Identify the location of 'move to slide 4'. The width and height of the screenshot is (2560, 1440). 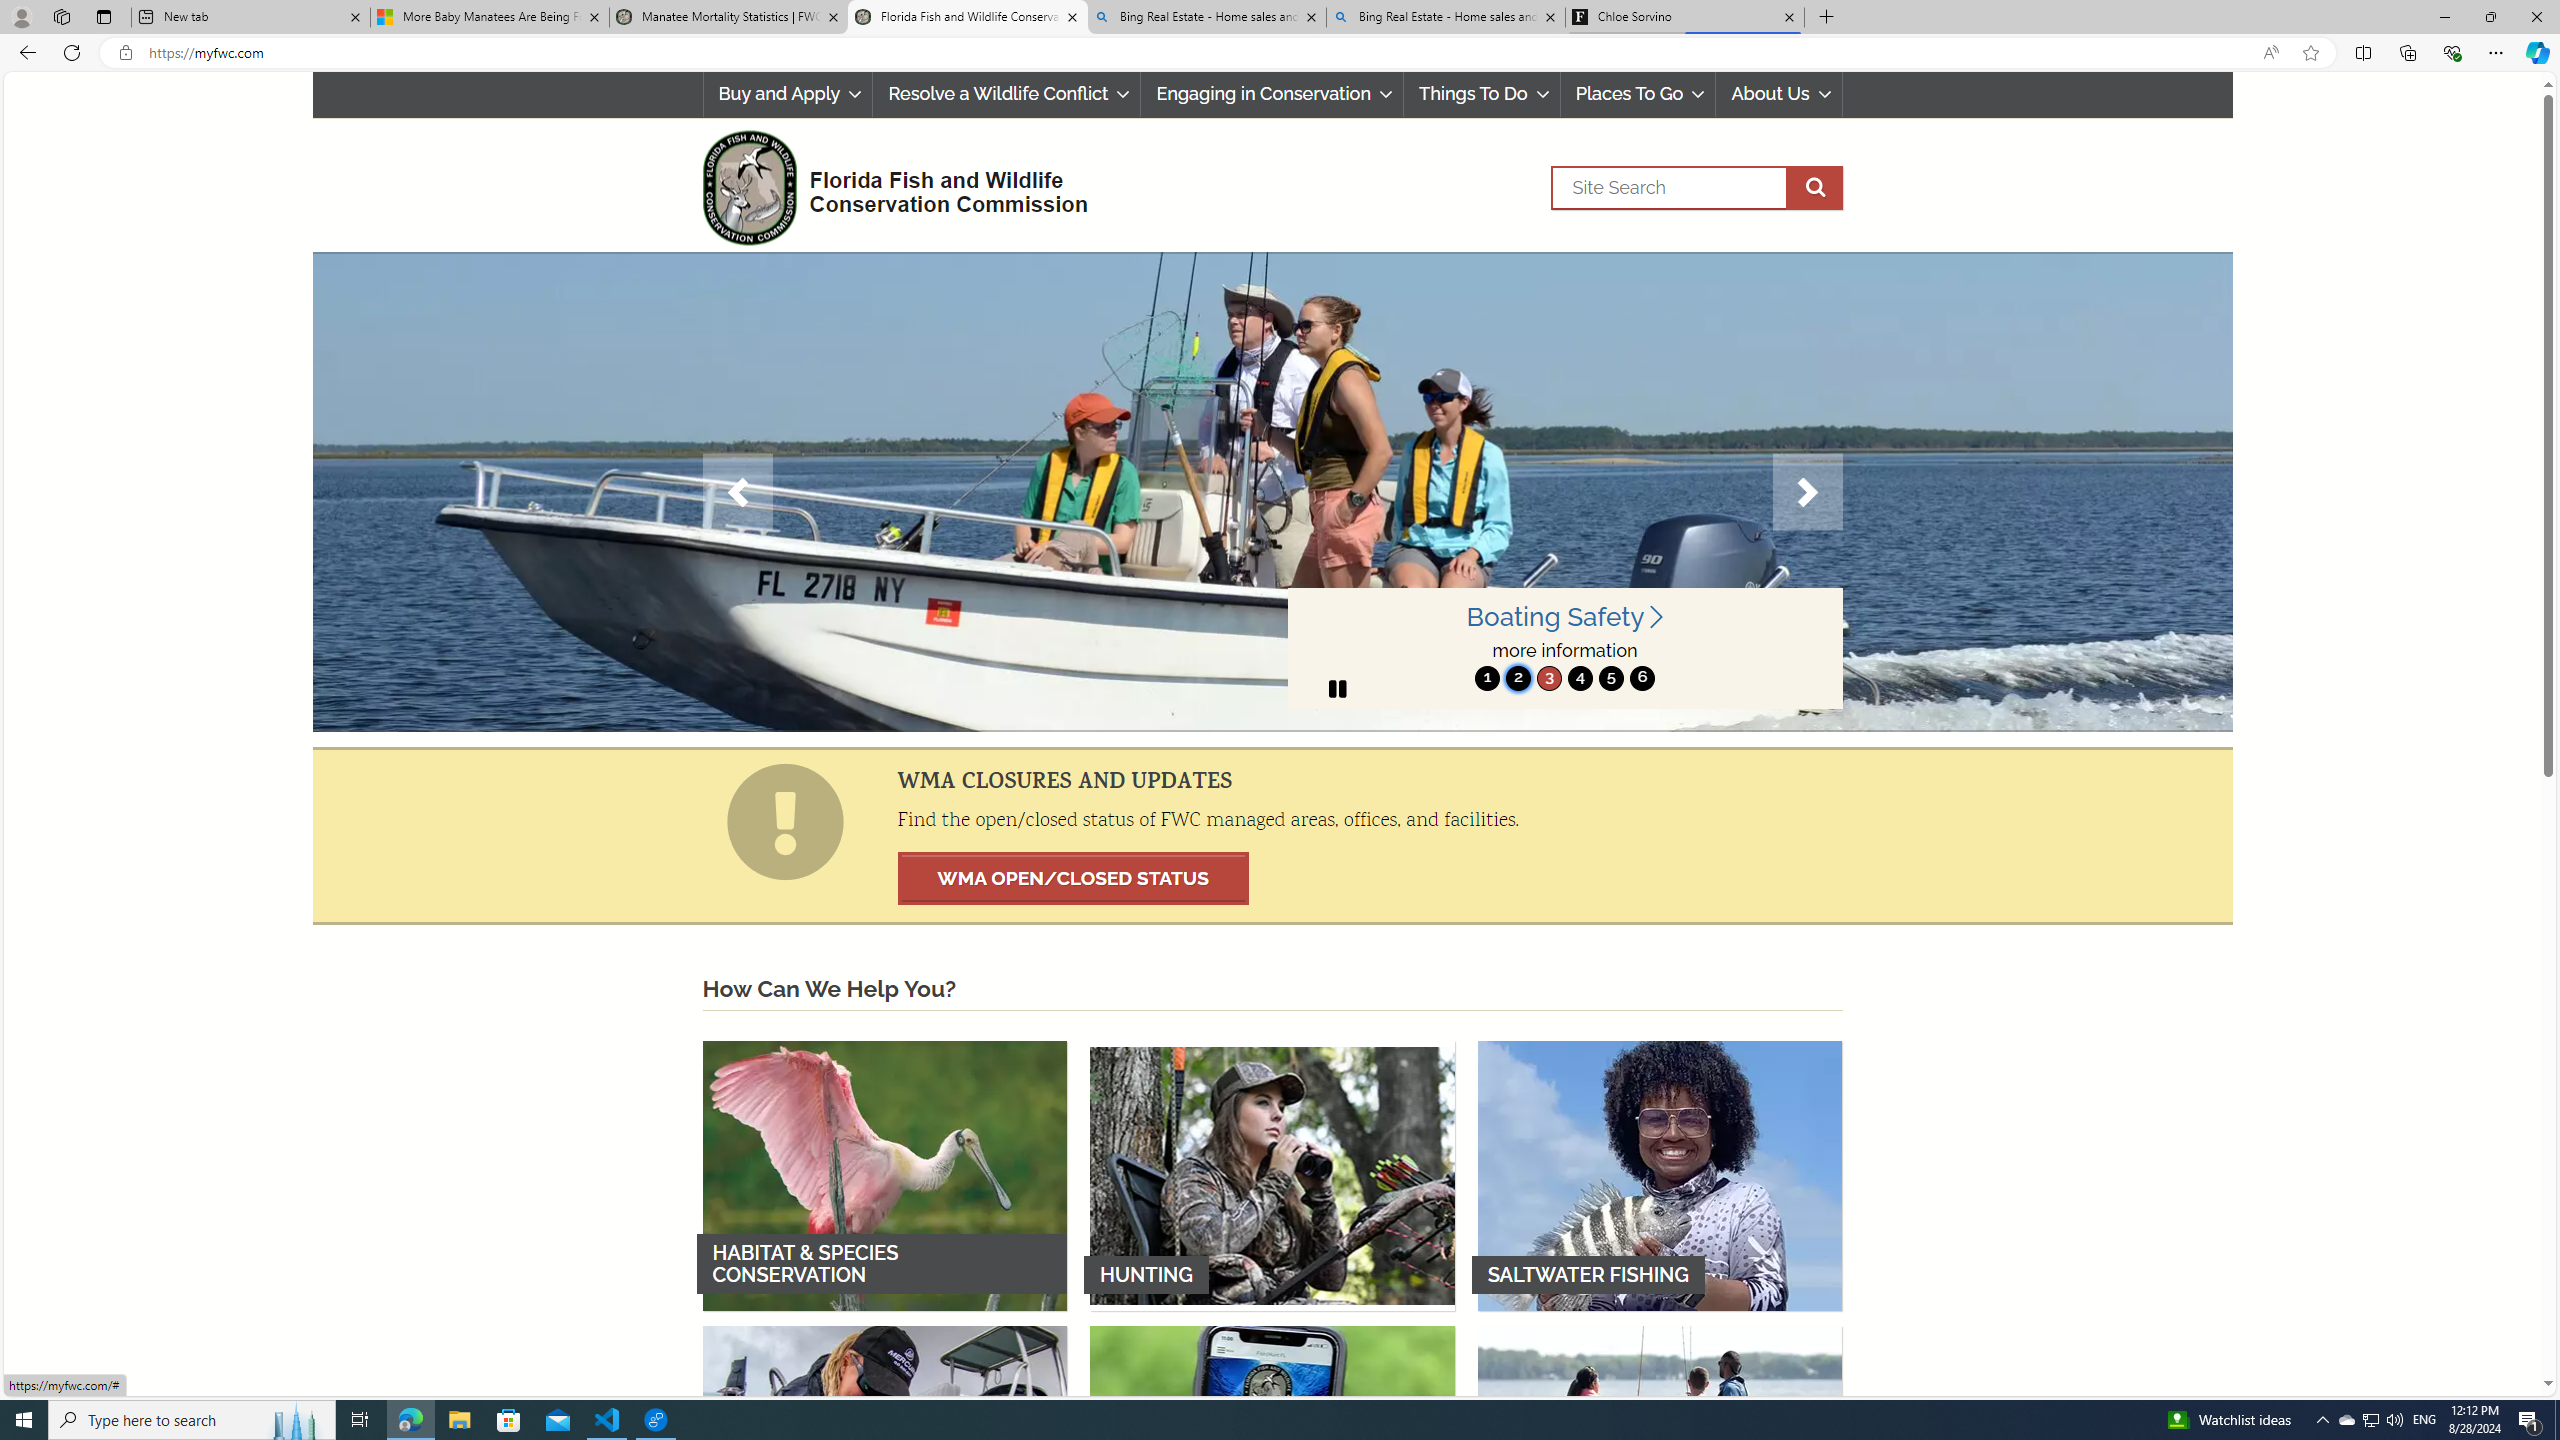
(1578, 677).